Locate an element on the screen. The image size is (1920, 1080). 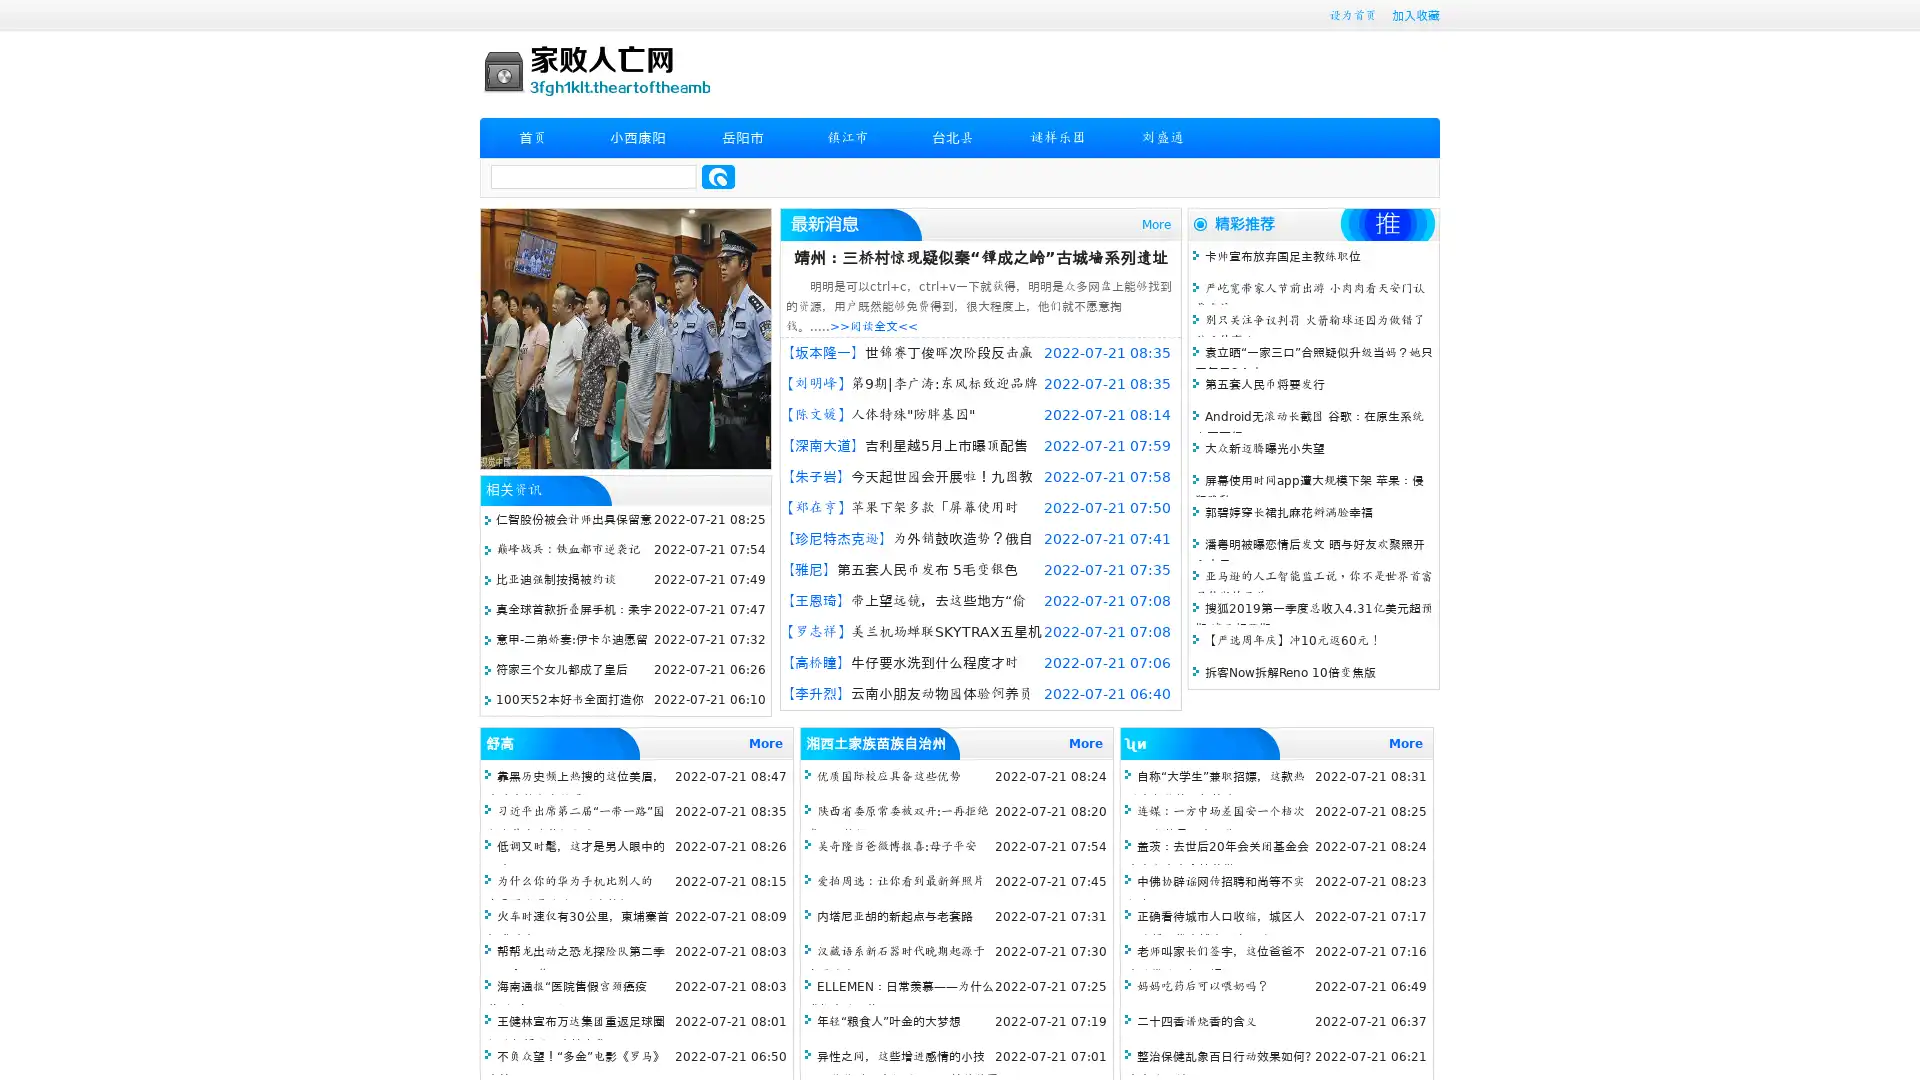
Search is located at coordinates (718, 176).